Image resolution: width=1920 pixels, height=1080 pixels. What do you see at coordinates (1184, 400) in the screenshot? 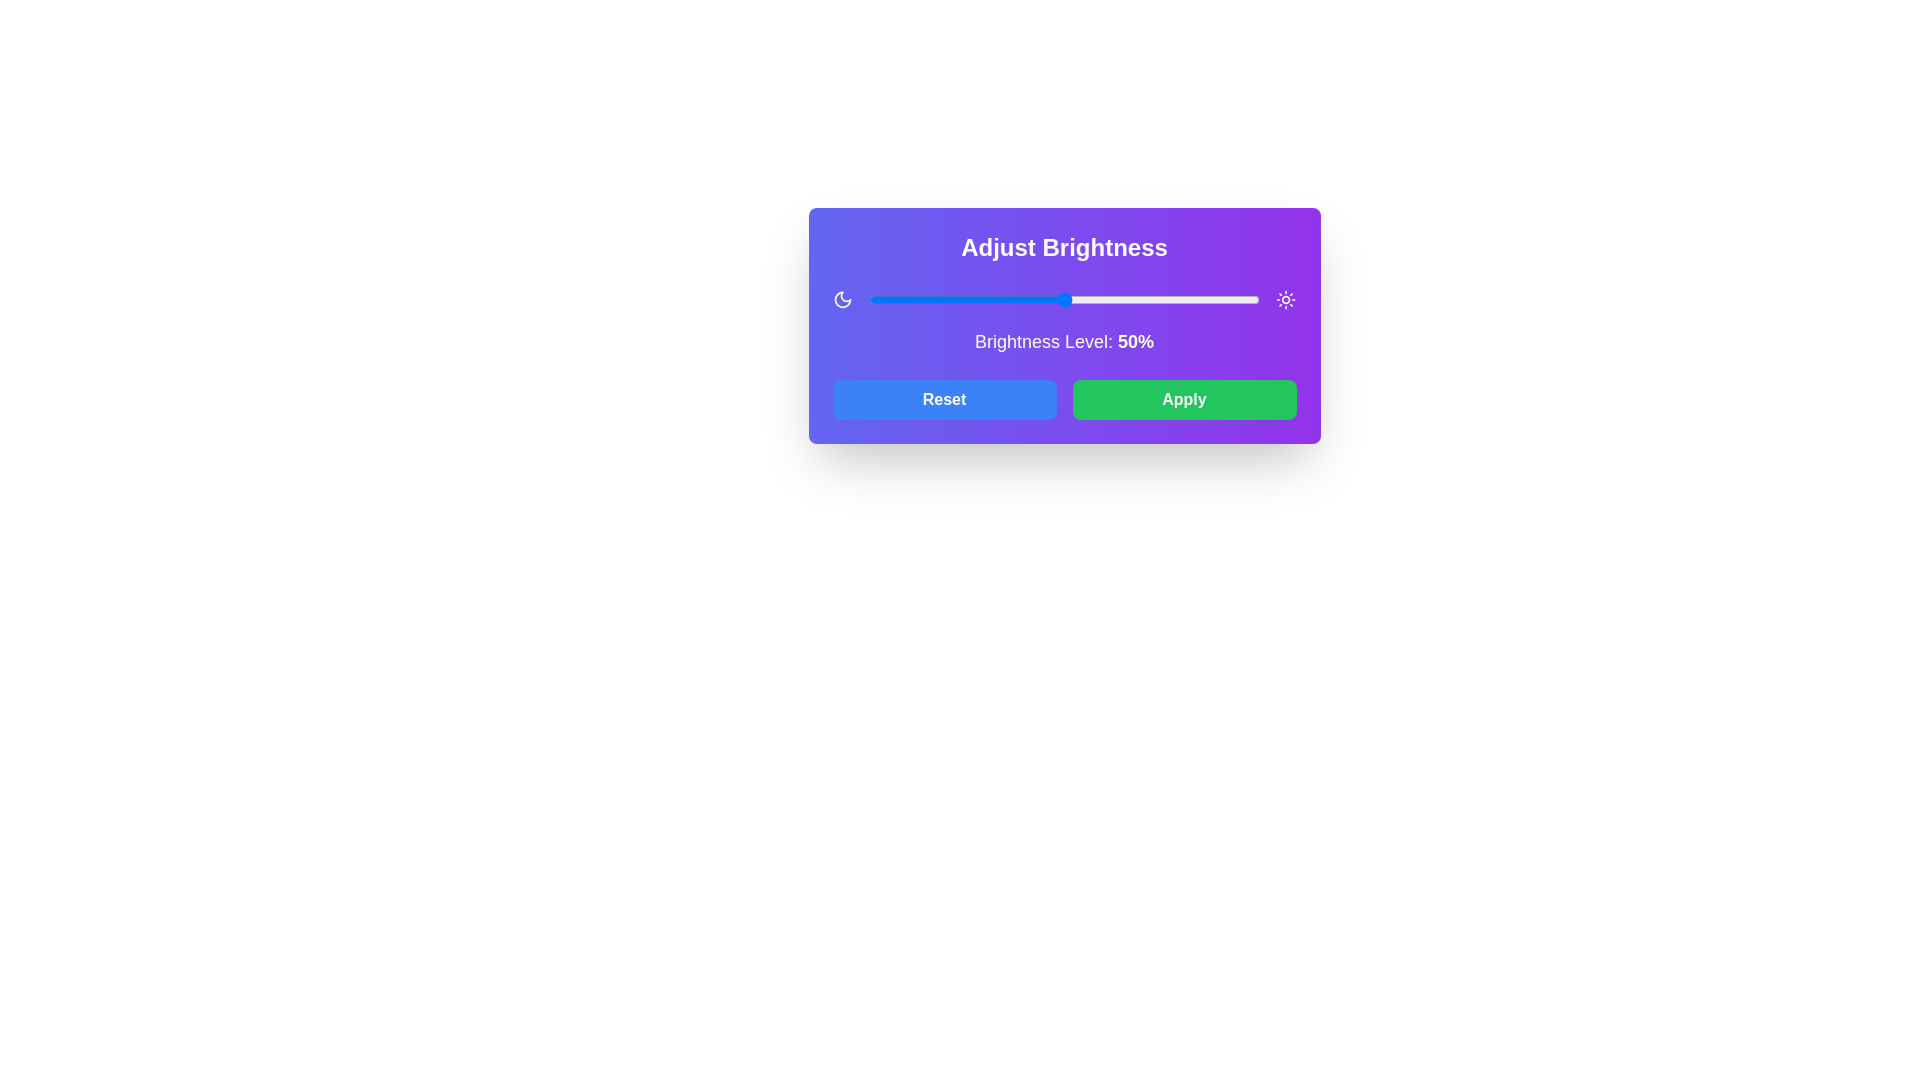
I see `'Apply' button to apply the brightness` at bounding box center [1184, 400].